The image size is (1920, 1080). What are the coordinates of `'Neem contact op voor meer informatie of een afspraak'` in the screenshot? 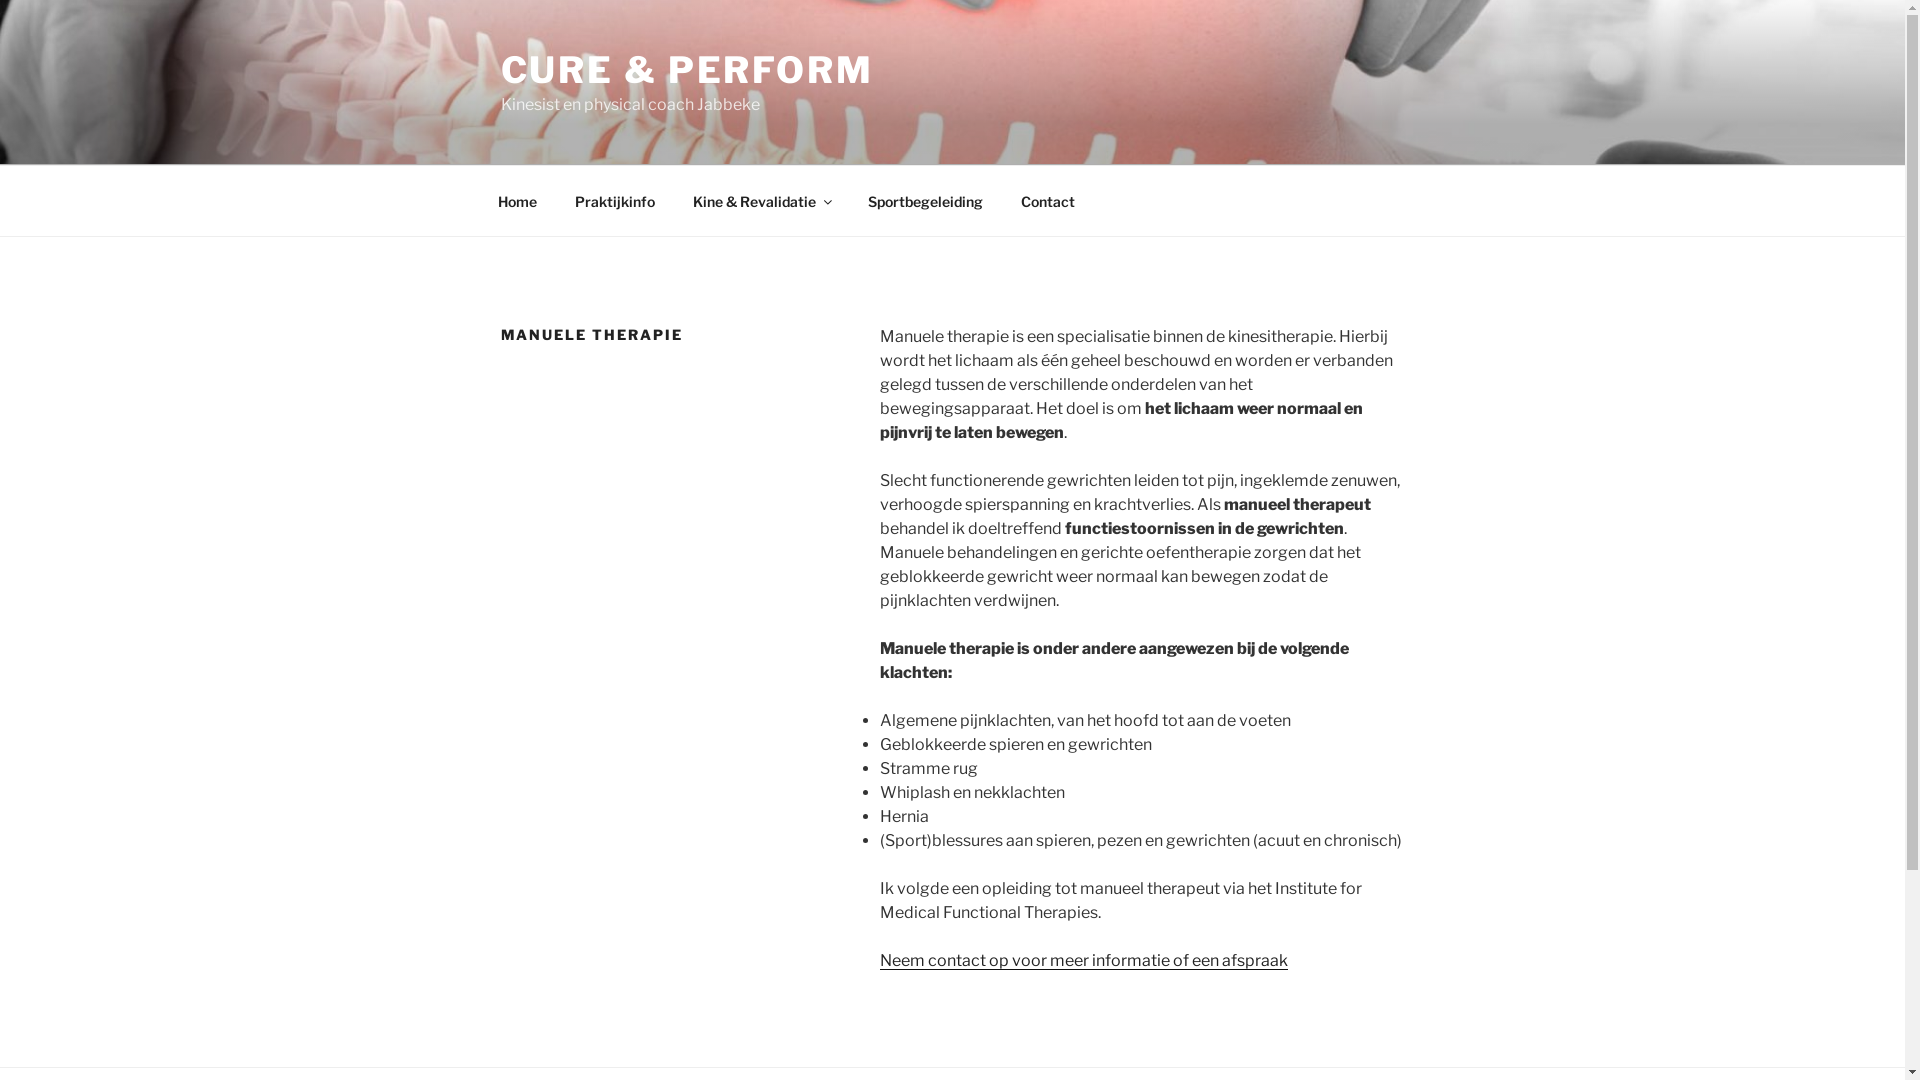 It's located at (1083, 959).